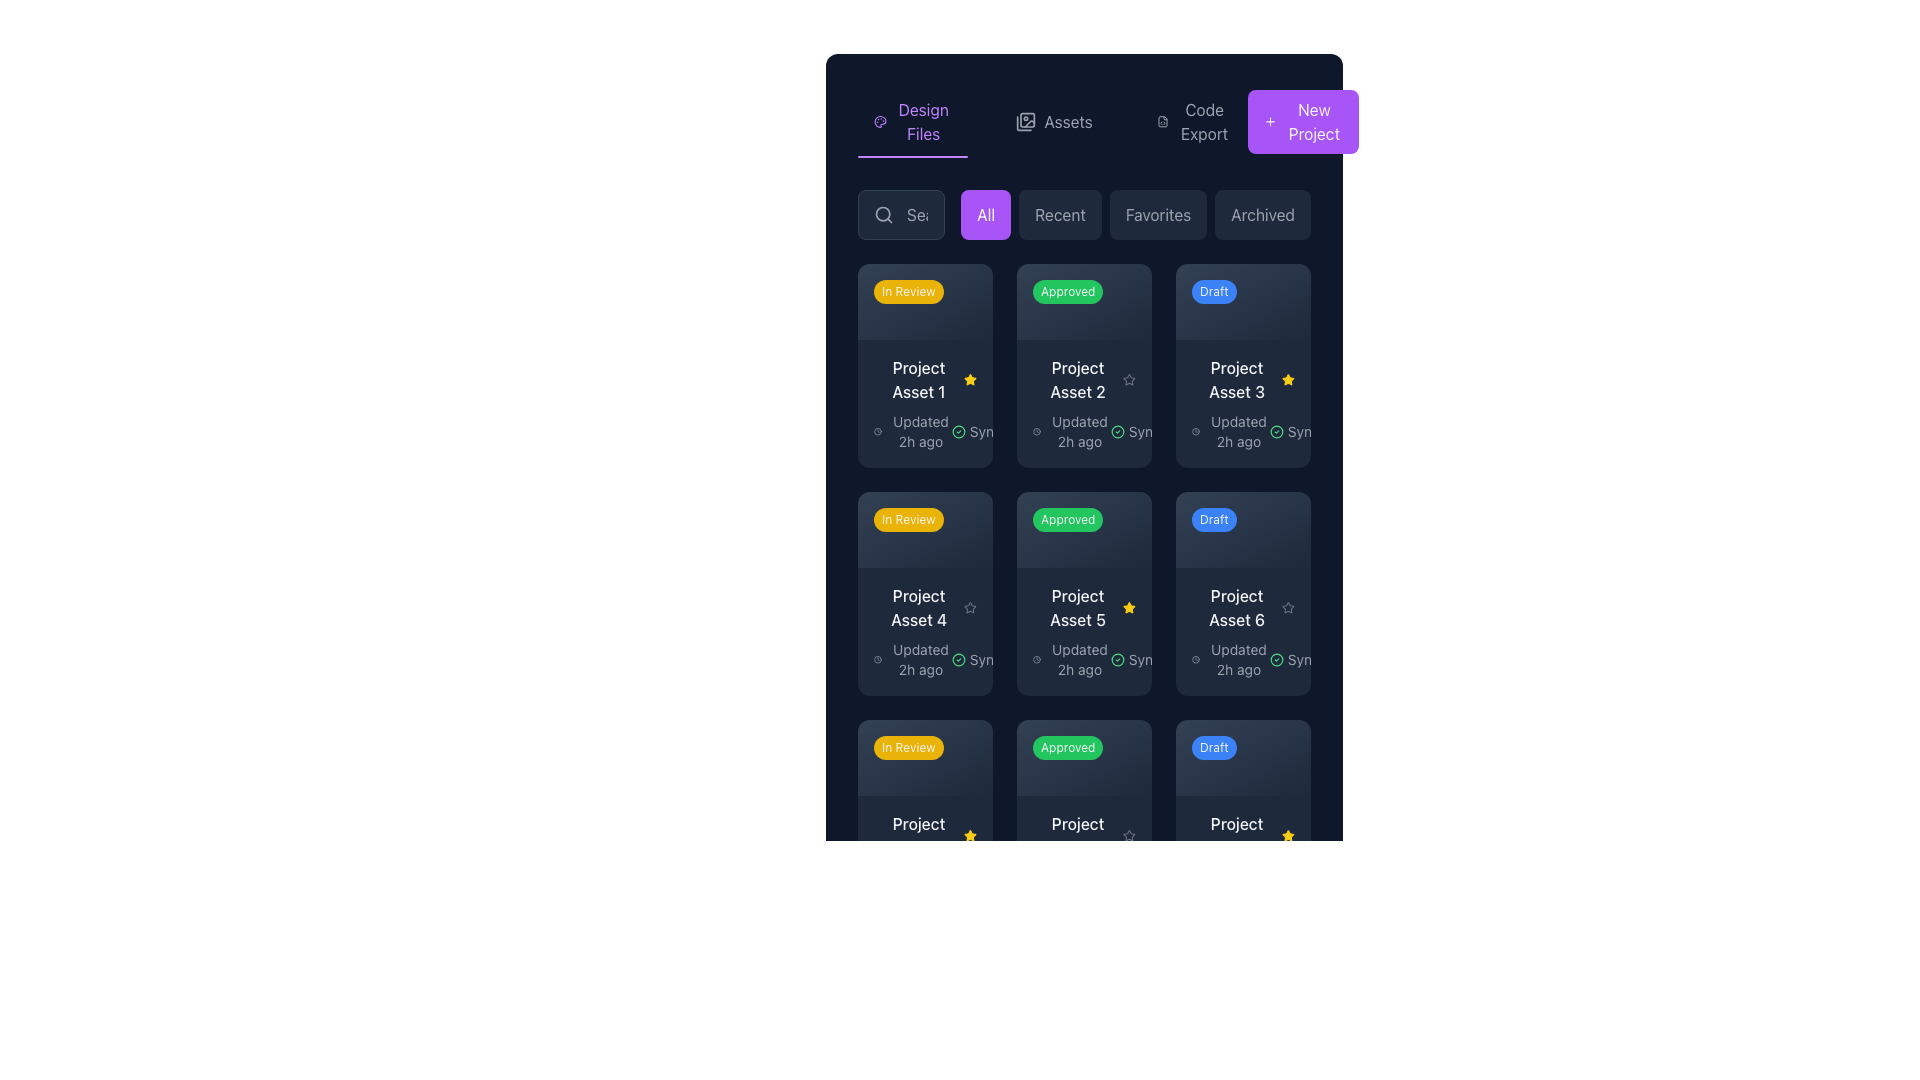 This screenshot has height=1080, width=1920. Describe the element at coordinates (1242, 379) in the screenshot. I see `the text label 'Project Asset 3' with a yellow star icon` at that location.